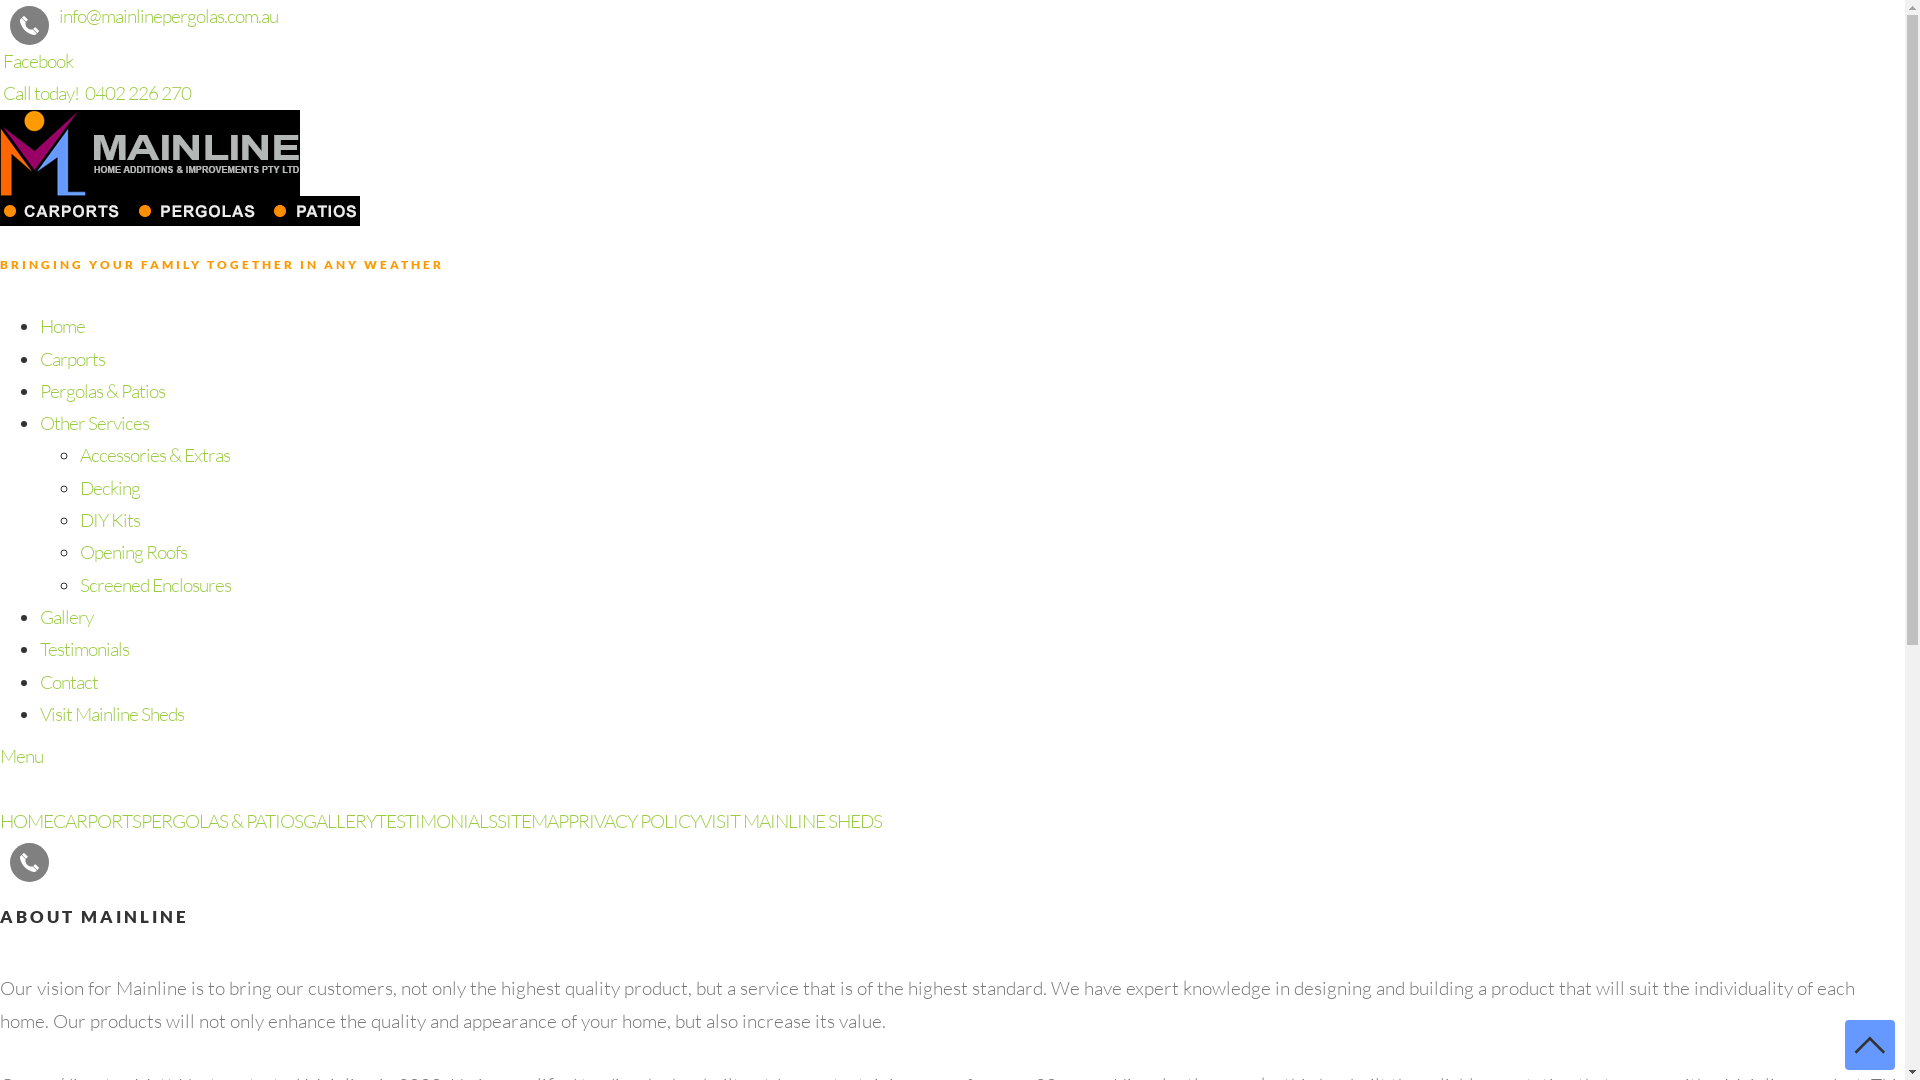  What do you see at coordinates (63, 852) in the screenshot?
I see `' '` at bounding box center [63, 852].